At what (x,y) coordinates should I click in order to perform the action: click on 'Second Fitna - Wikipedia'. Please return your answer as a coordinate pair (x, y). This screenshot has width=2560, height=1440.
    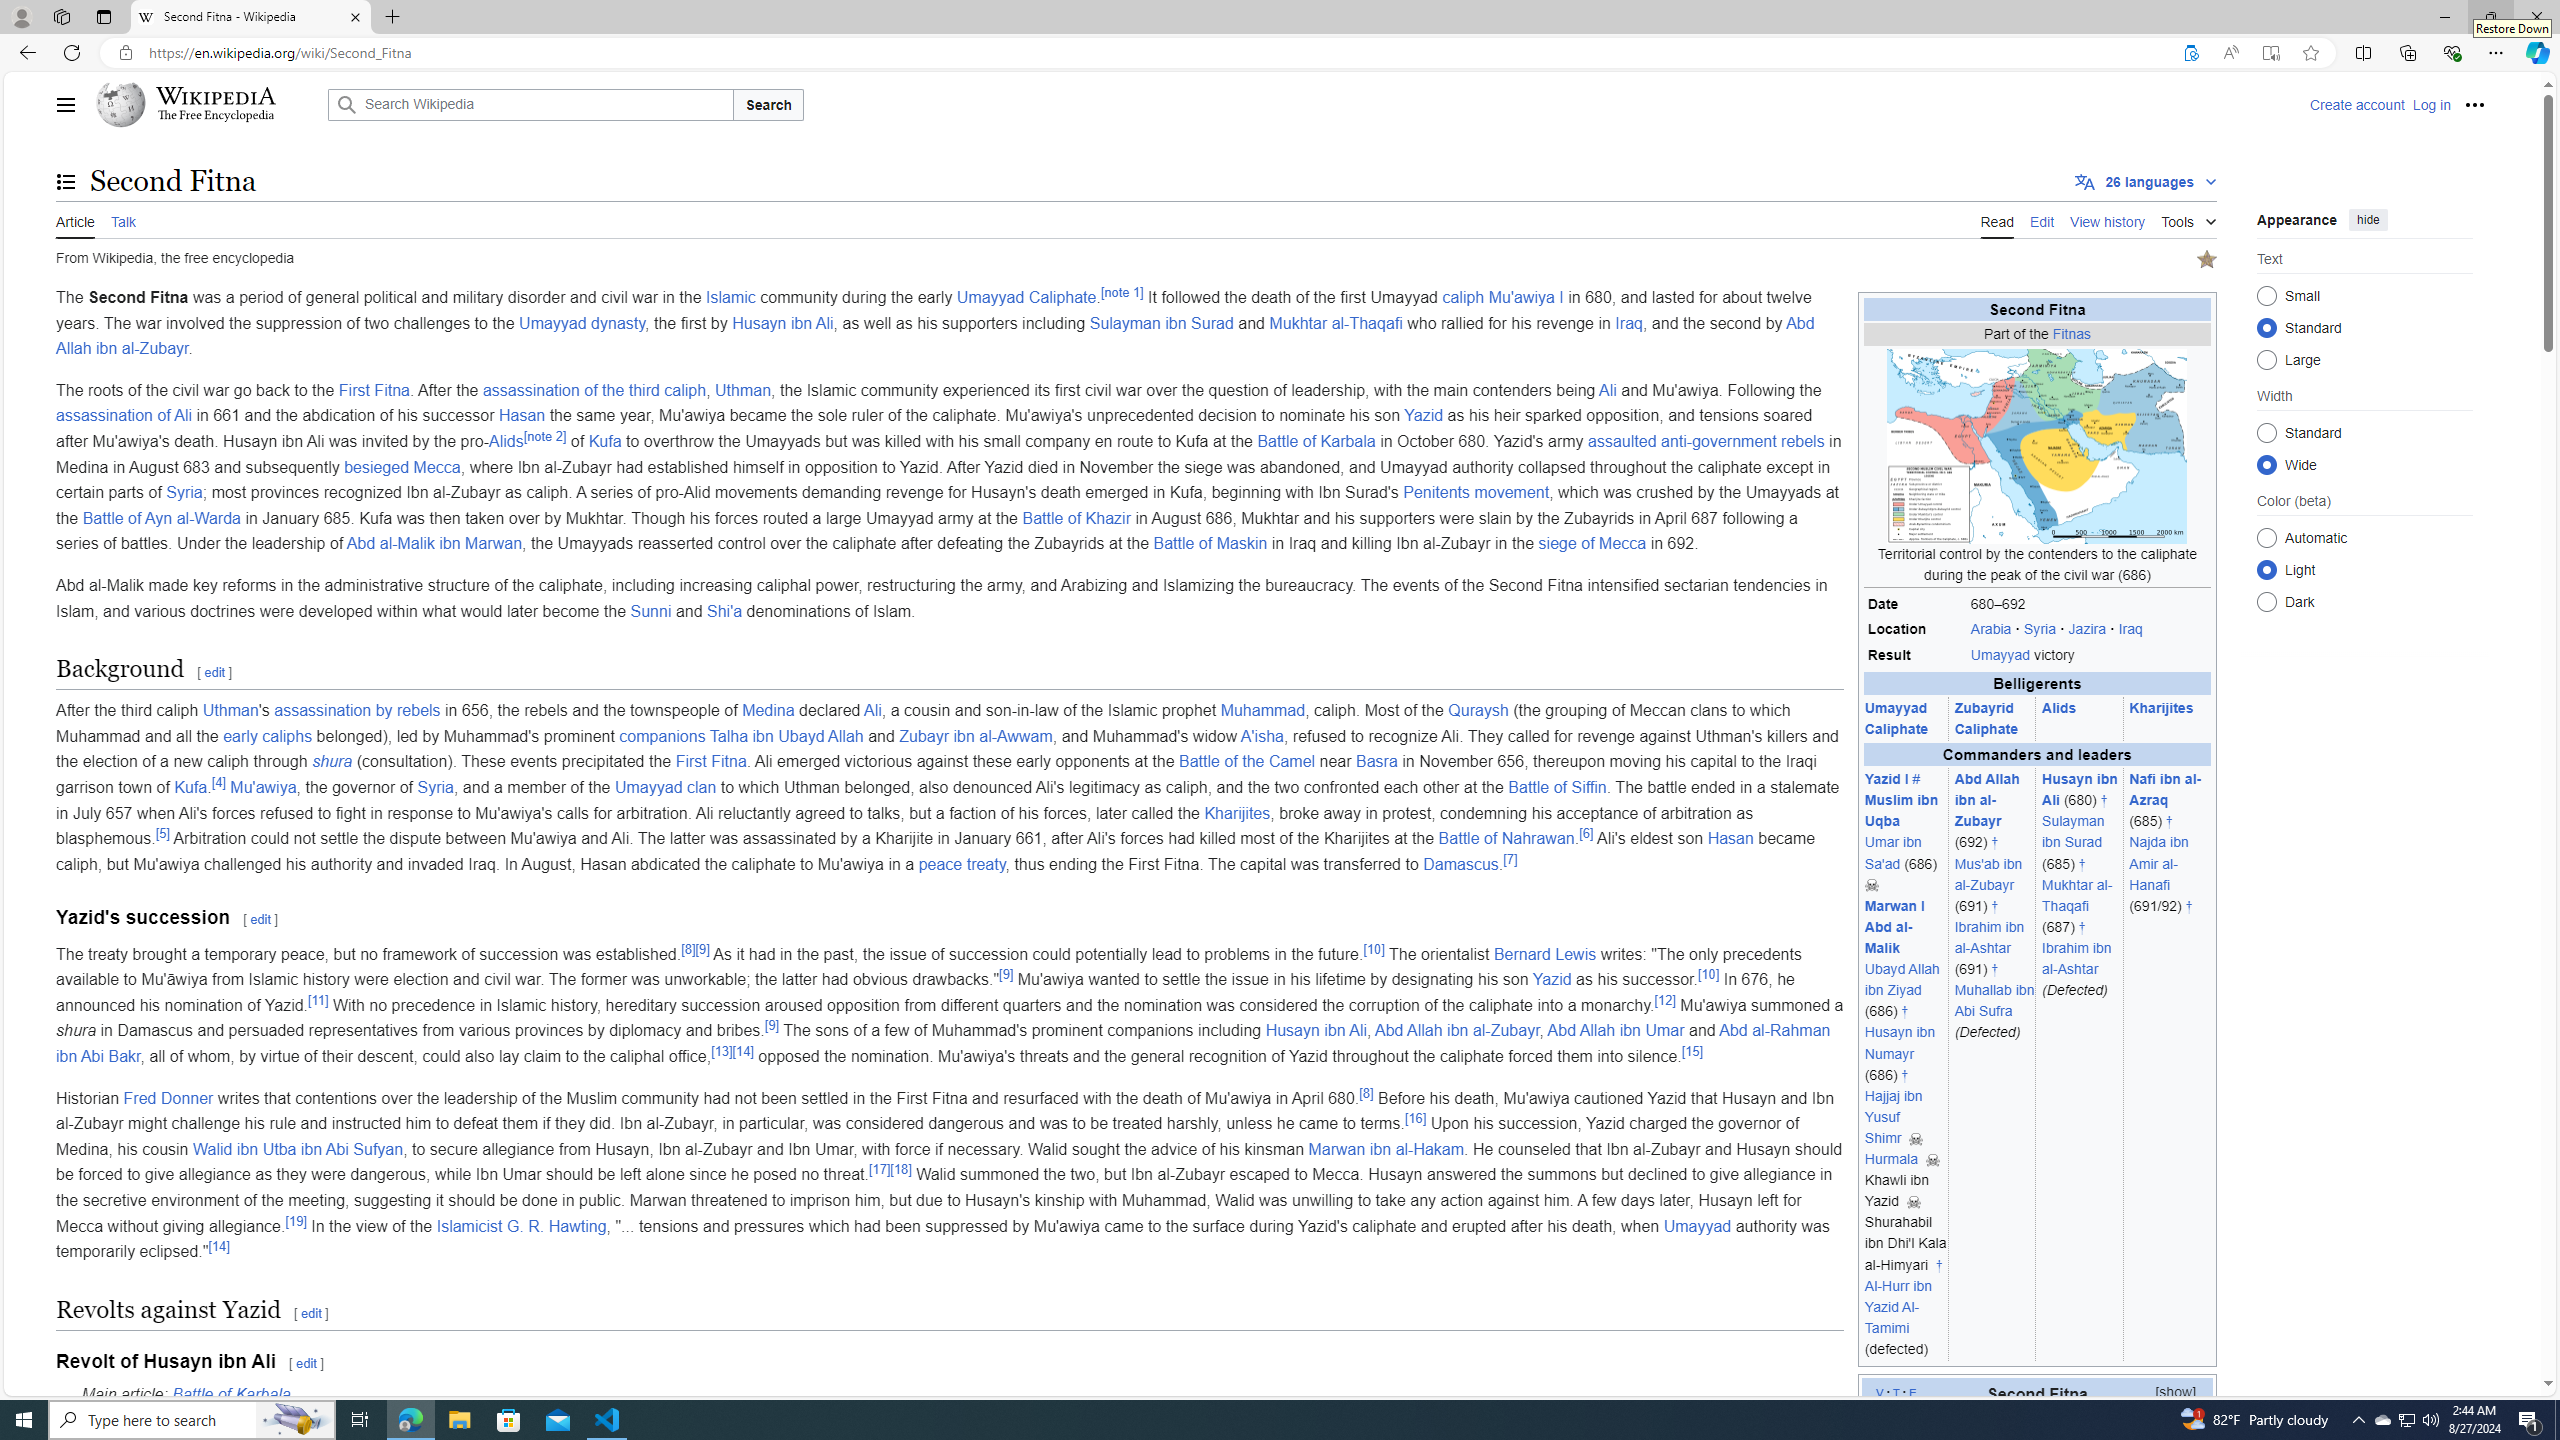
    Looking at the image, I should click on (249, 16).